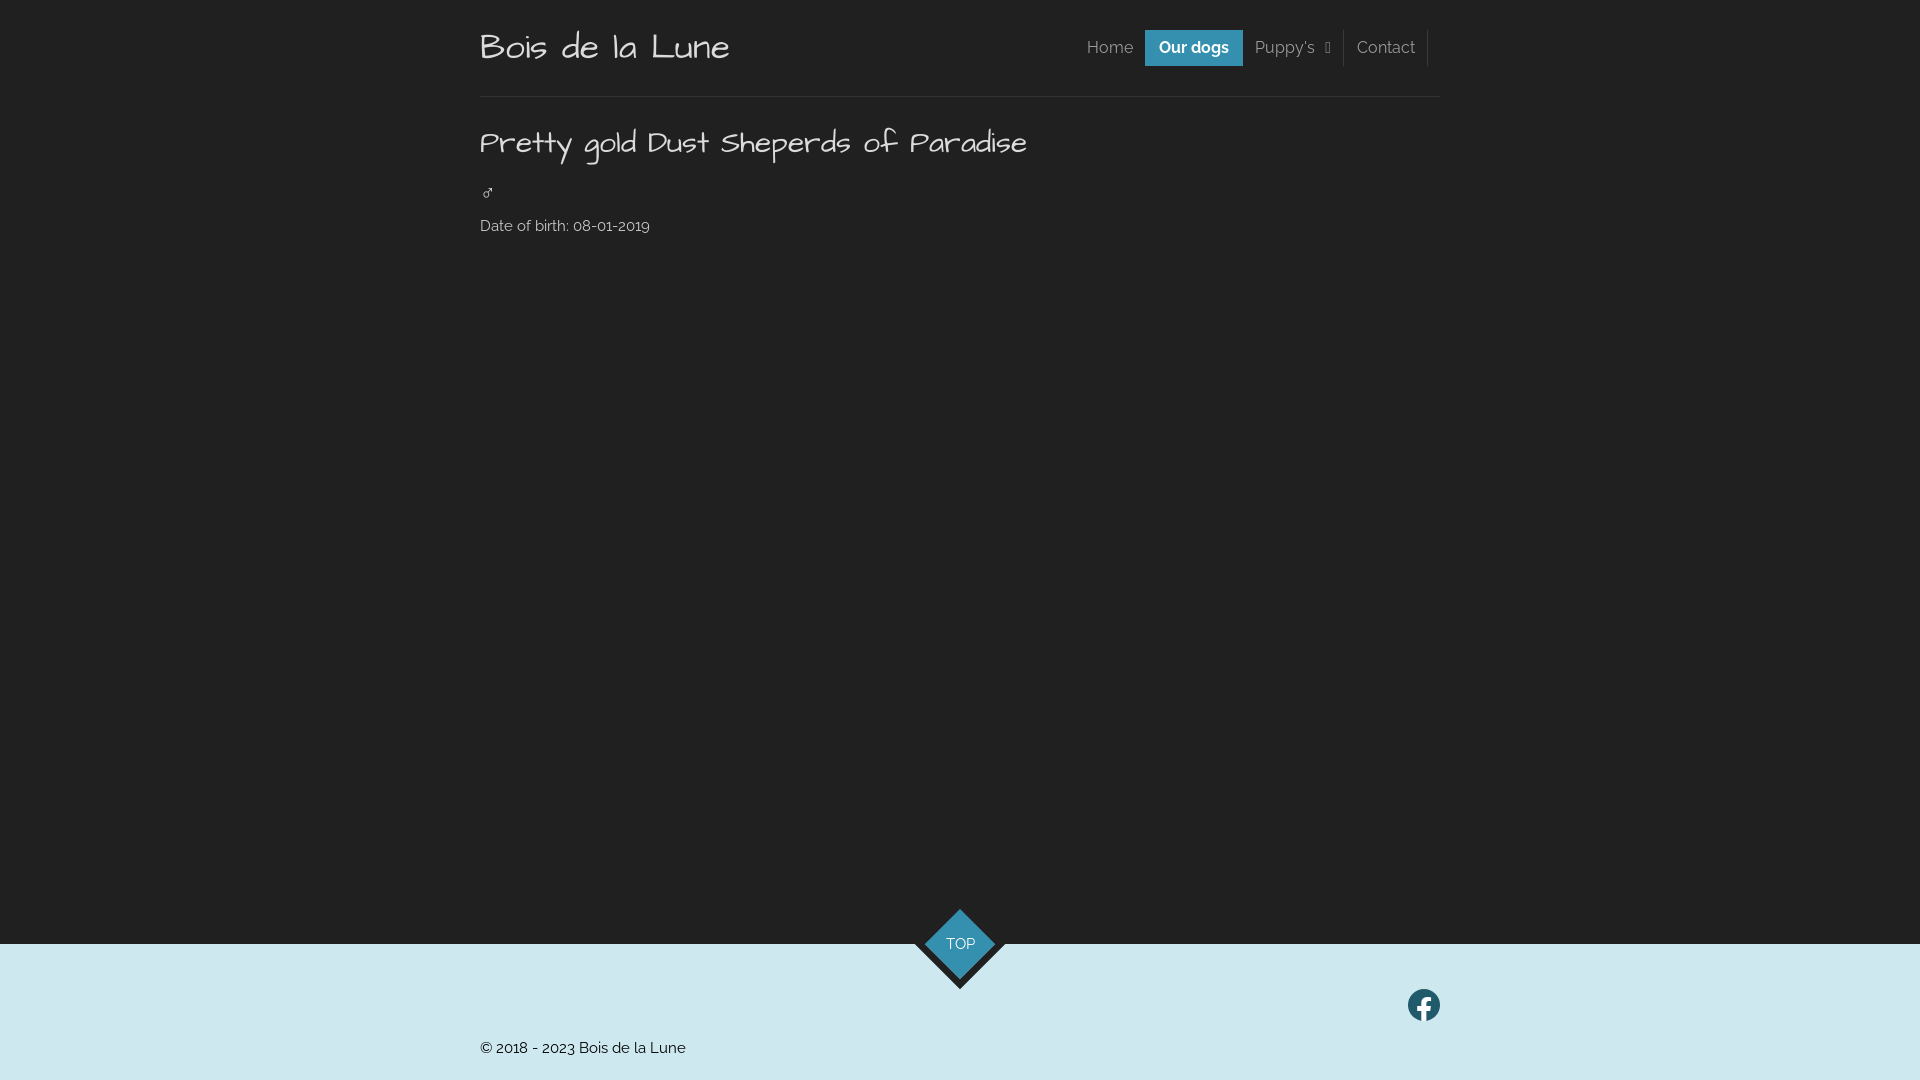 The image size is (1920, 1080). I want to click on 'Contact', so click(1385, 46).